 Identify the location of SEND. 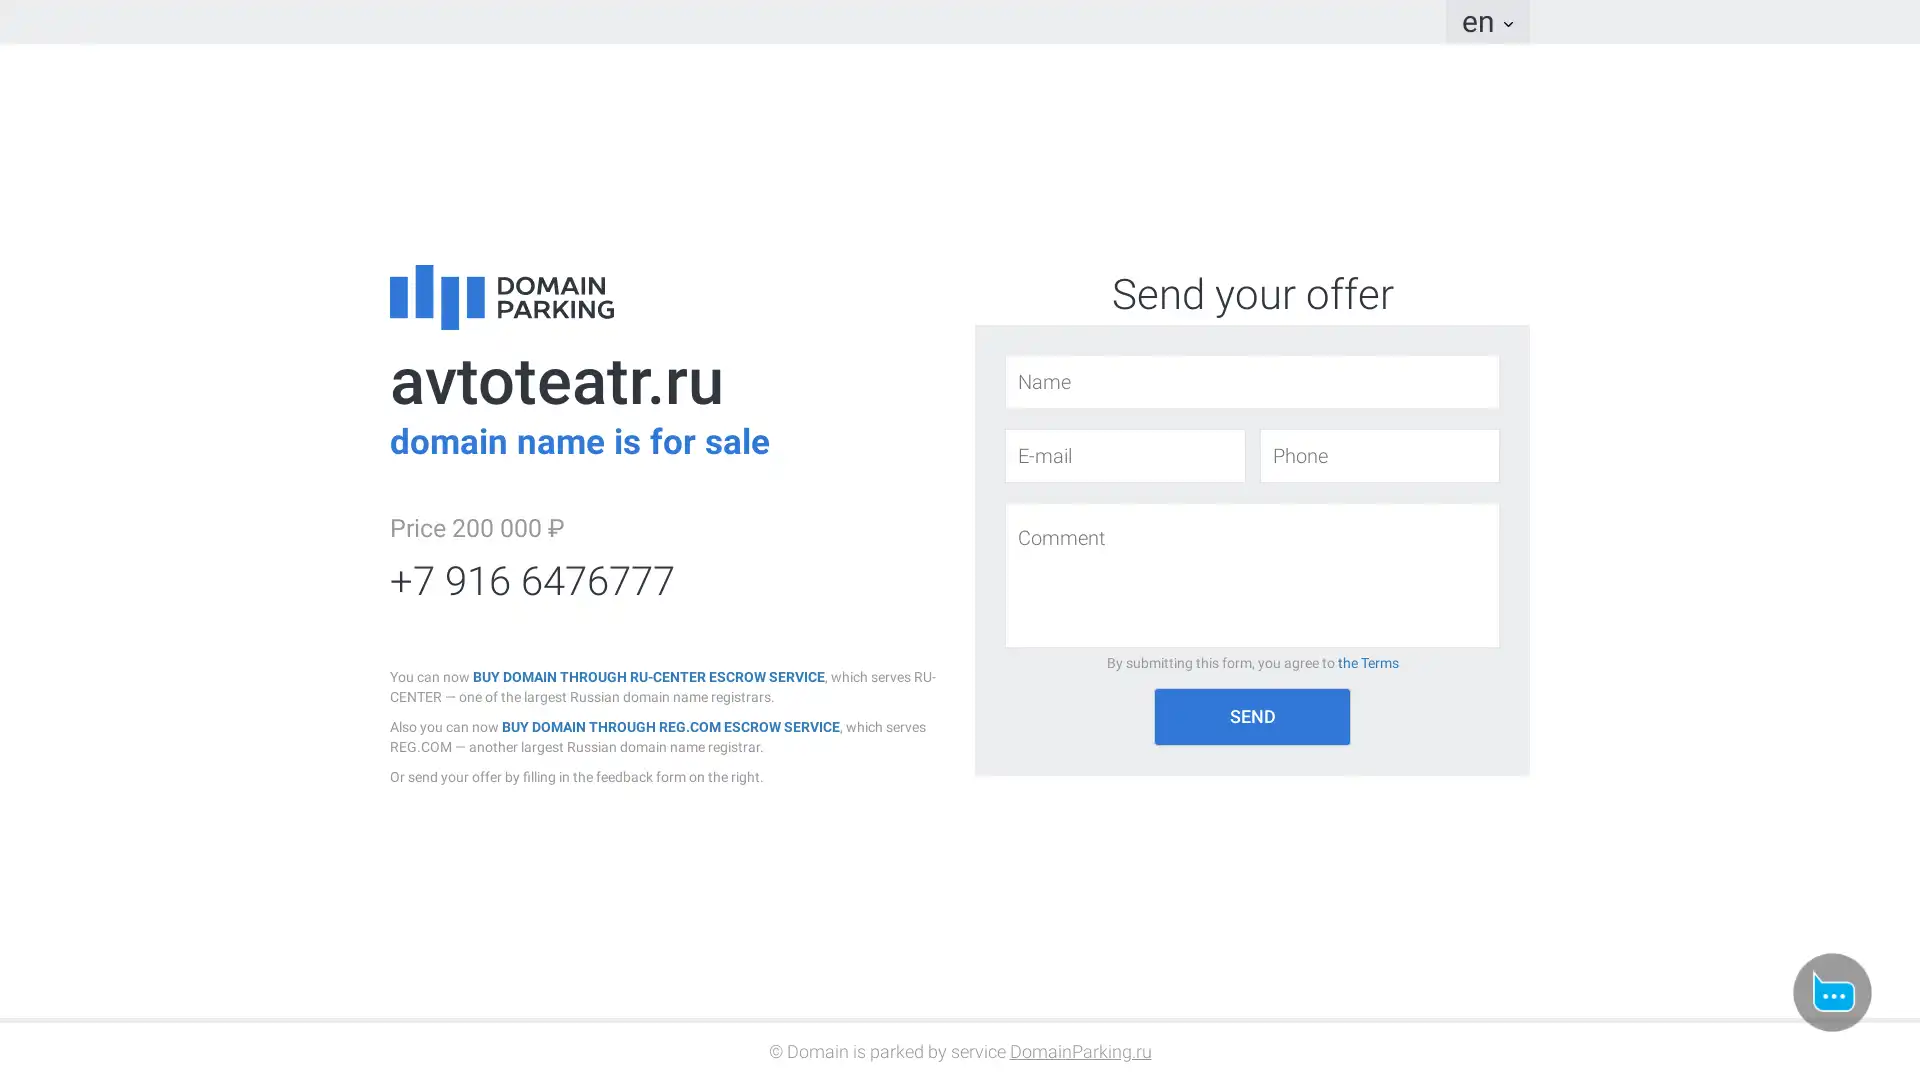
(1251, 715).